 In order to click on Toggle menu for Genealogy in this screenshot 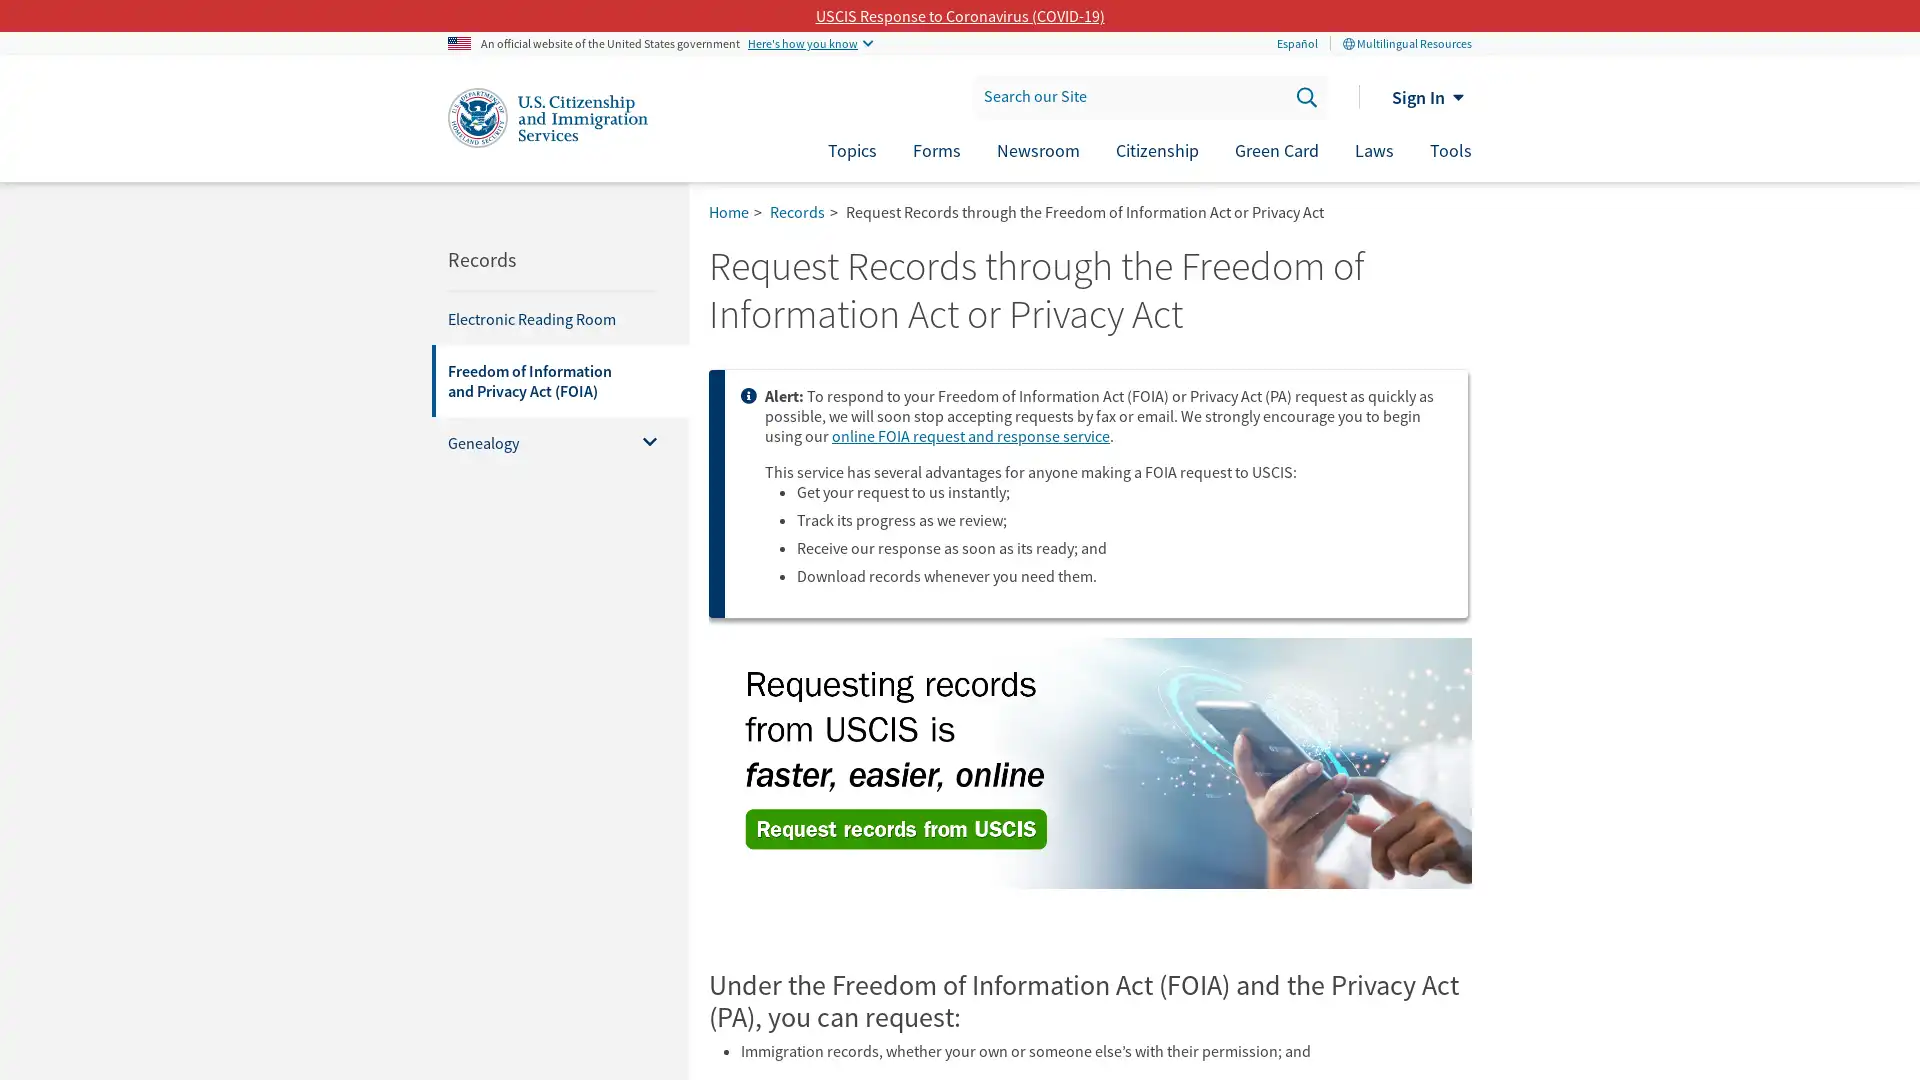, I will do `click(642, 442)`.